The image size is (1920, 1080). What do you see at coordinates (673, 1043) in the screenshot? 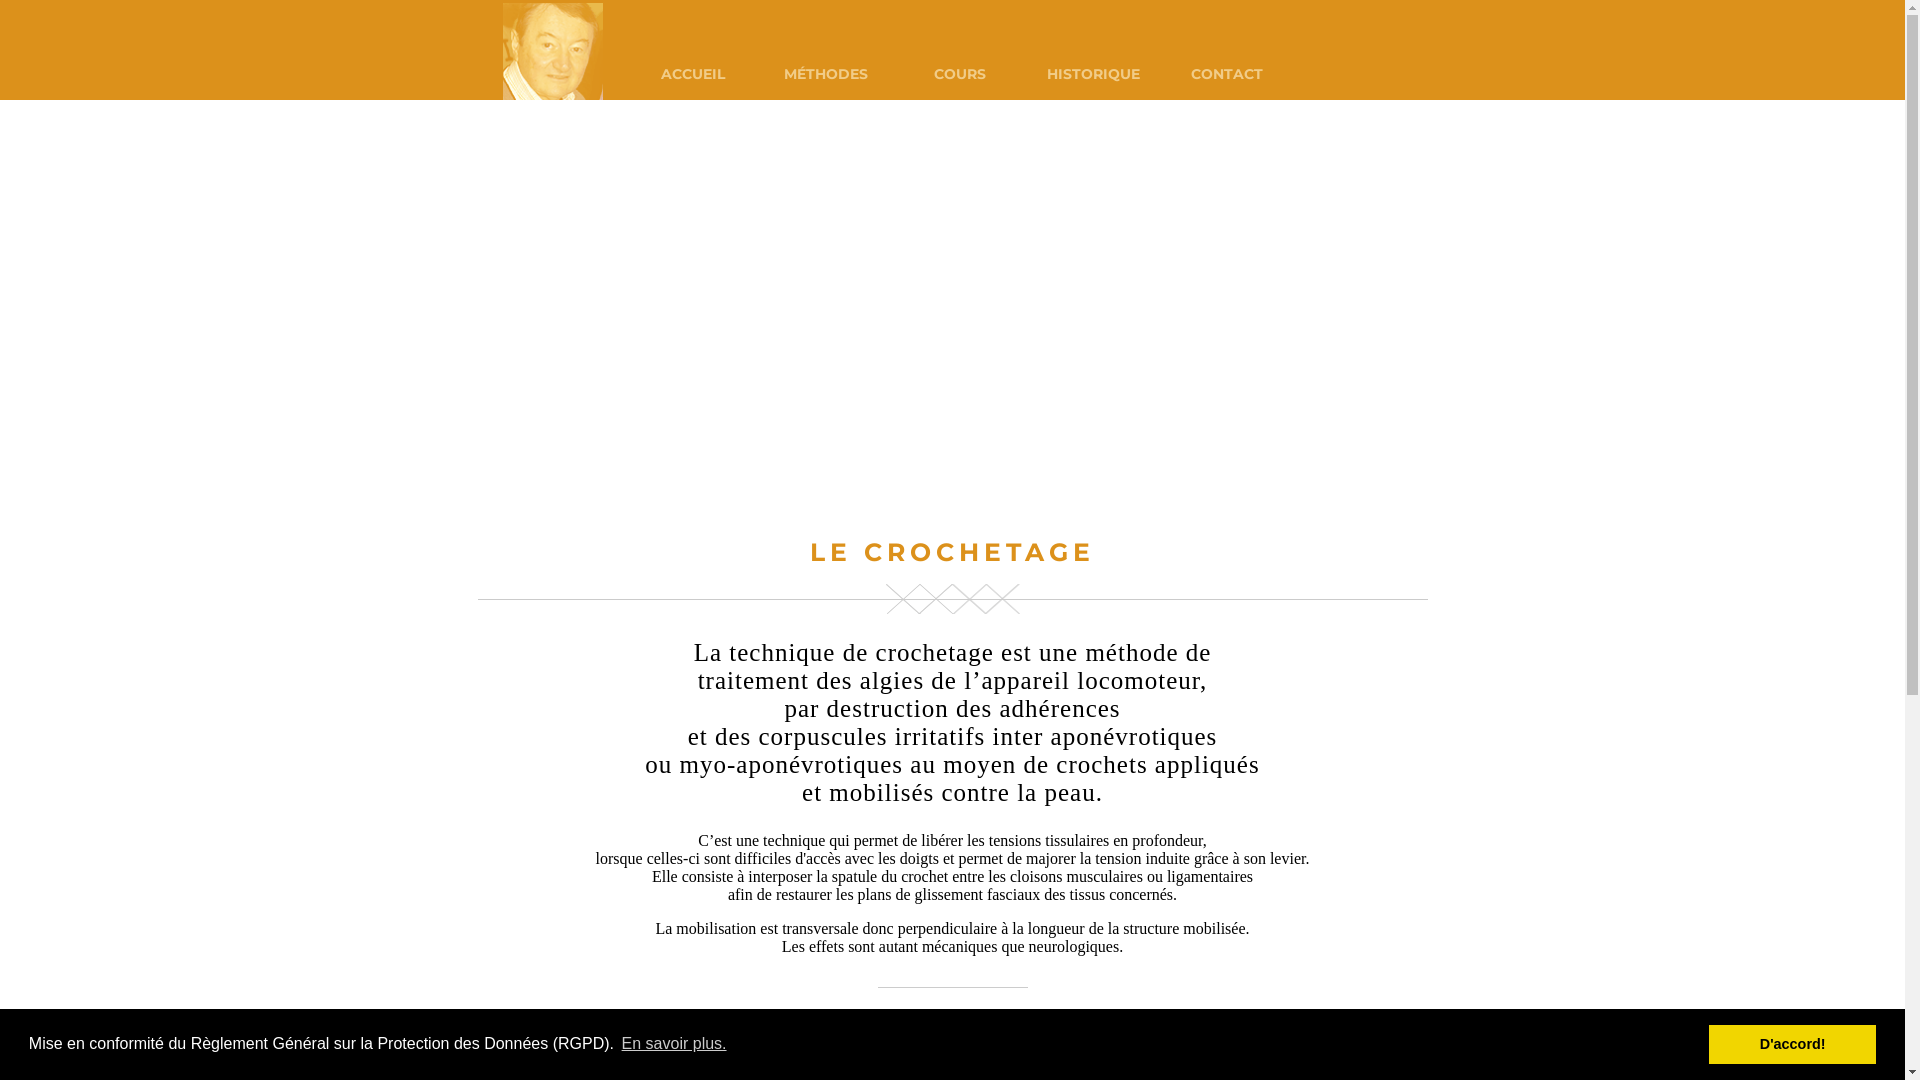
I see `'En savoir plus.'` at bounding box center [673, 1043].